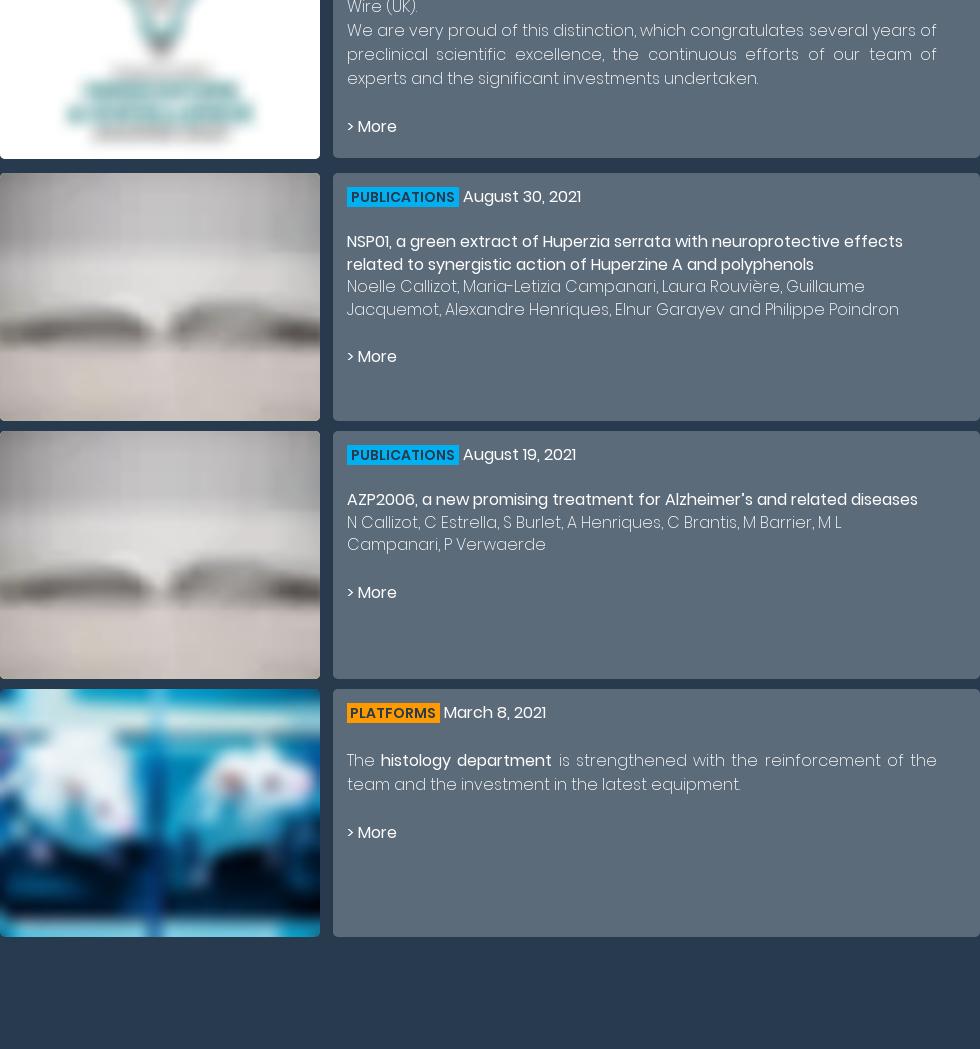  What do you see at coordinates (625, 251) in the screenshot?
I see `'NSP01, a green extract of Huperzia serrata with neuroprotective effects related to synergistic action of Huperzine A and polyphenols'` at bounding box center [625, 251].